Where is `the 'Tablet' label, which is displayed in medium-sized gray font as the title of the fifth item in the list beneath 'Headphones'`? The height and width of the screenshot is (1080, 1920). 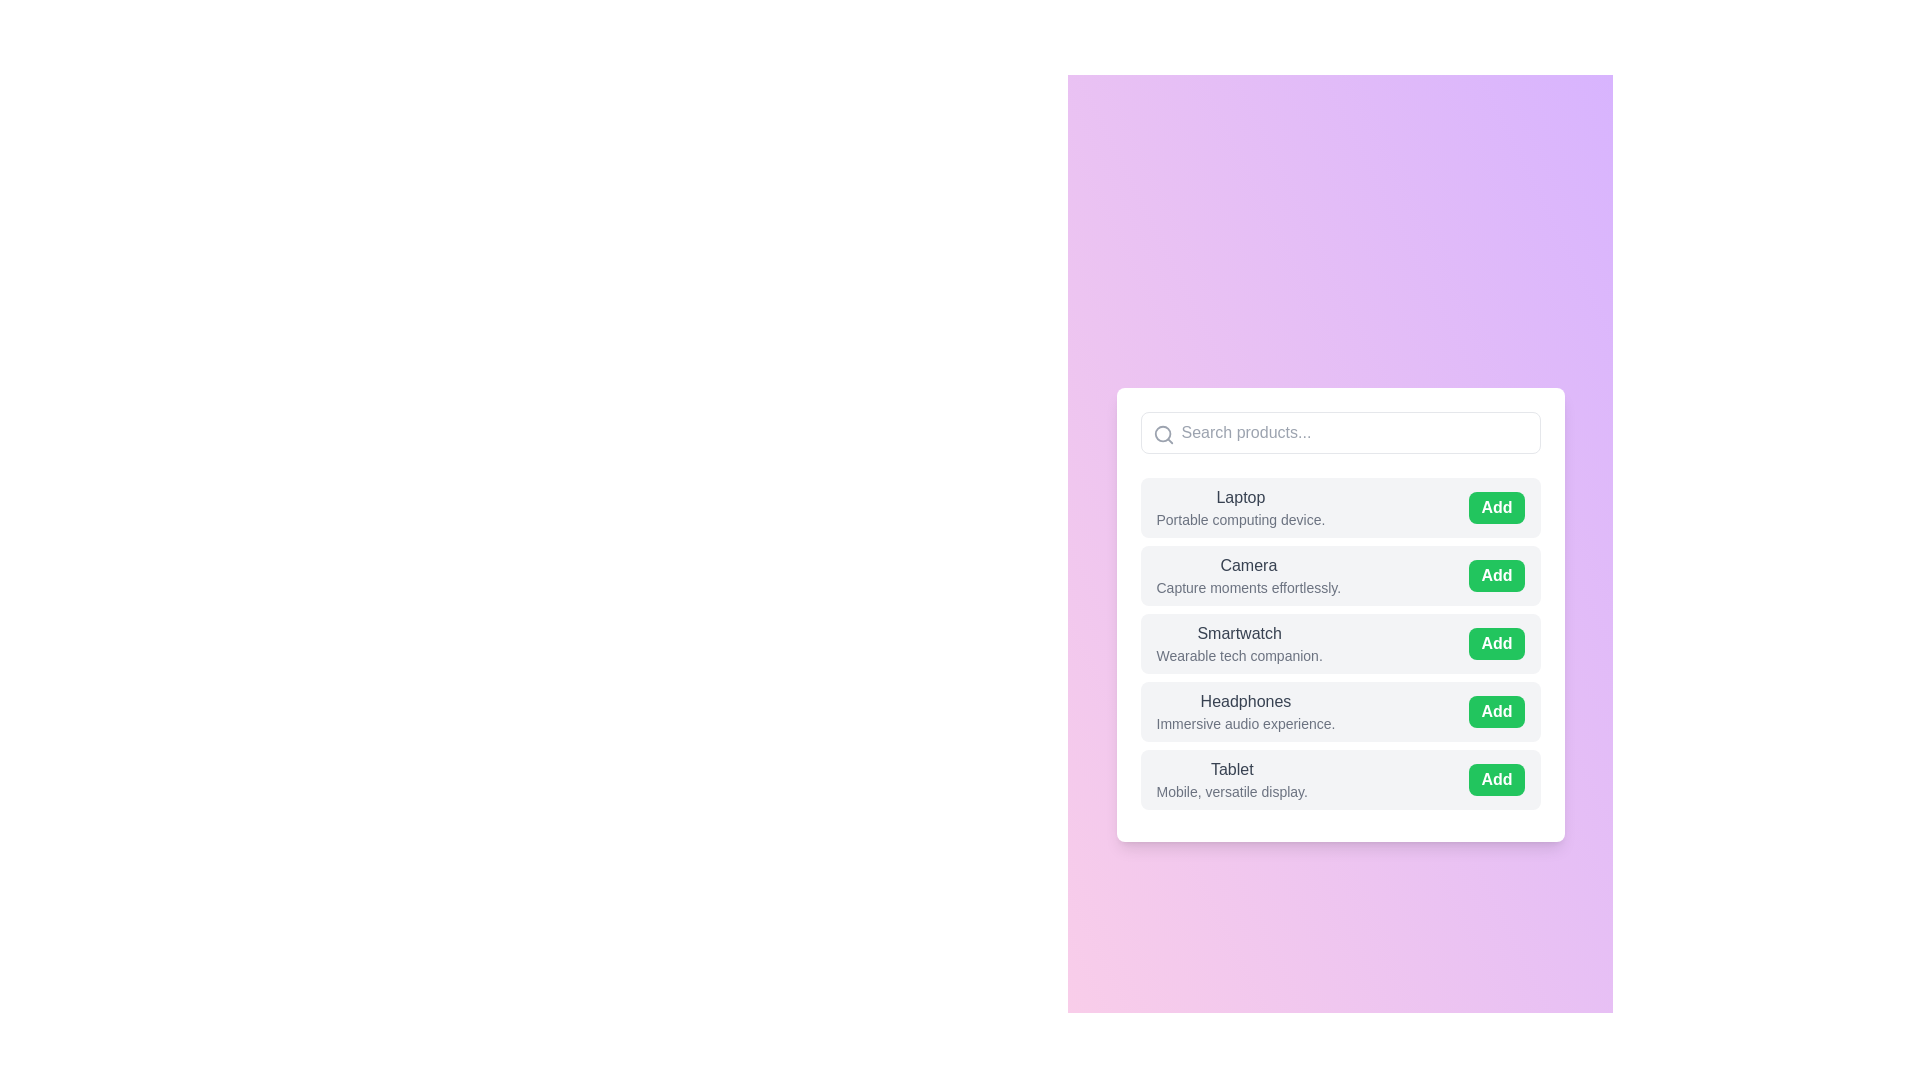 the 'Tablet' label, which is displayed in medium-sized gray font as the title of the fifth item in the list beneath 'Headphones' is located at coordinates (1231, 769).